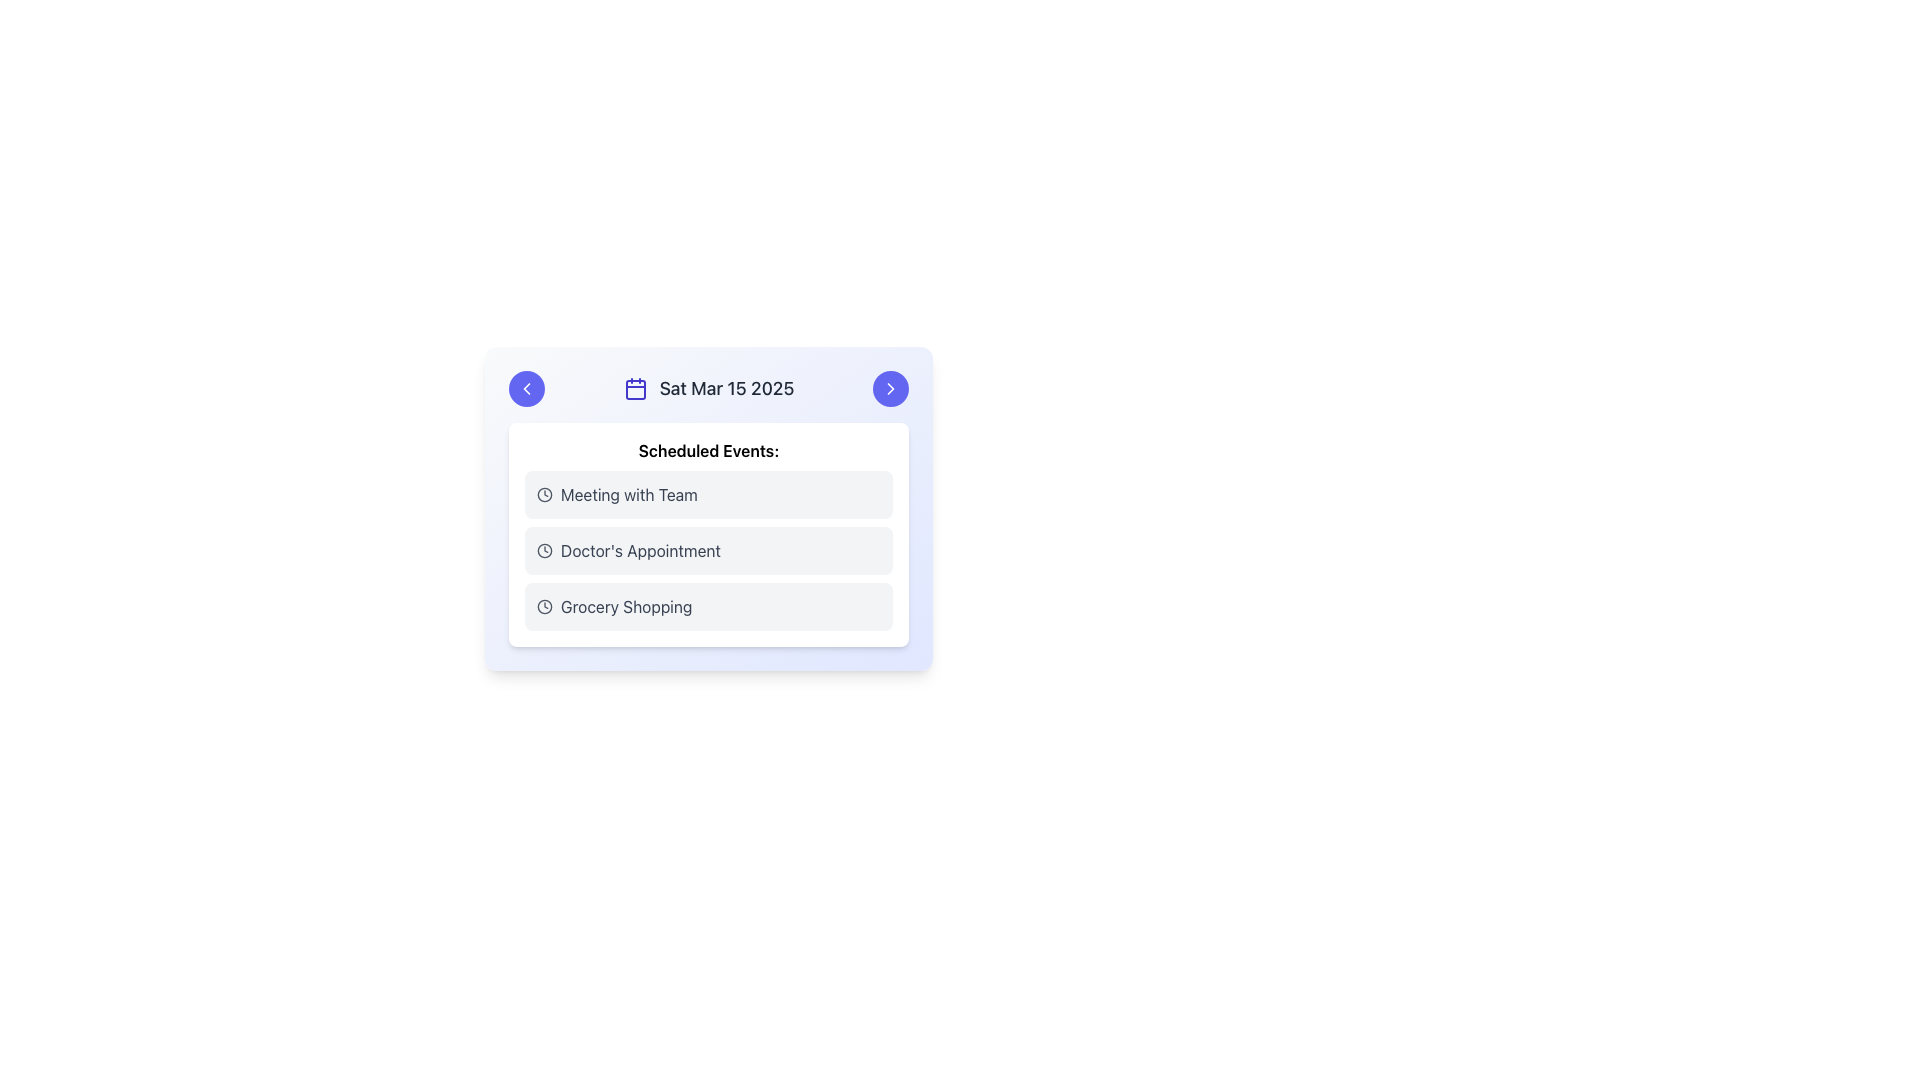  Describe the element at coordinates (527, 389) in the screenshot. I see `the button located at the top-left corner of the card component, which allows navigation to the previous date in the calendar application, to trigger a background color change` at that location.